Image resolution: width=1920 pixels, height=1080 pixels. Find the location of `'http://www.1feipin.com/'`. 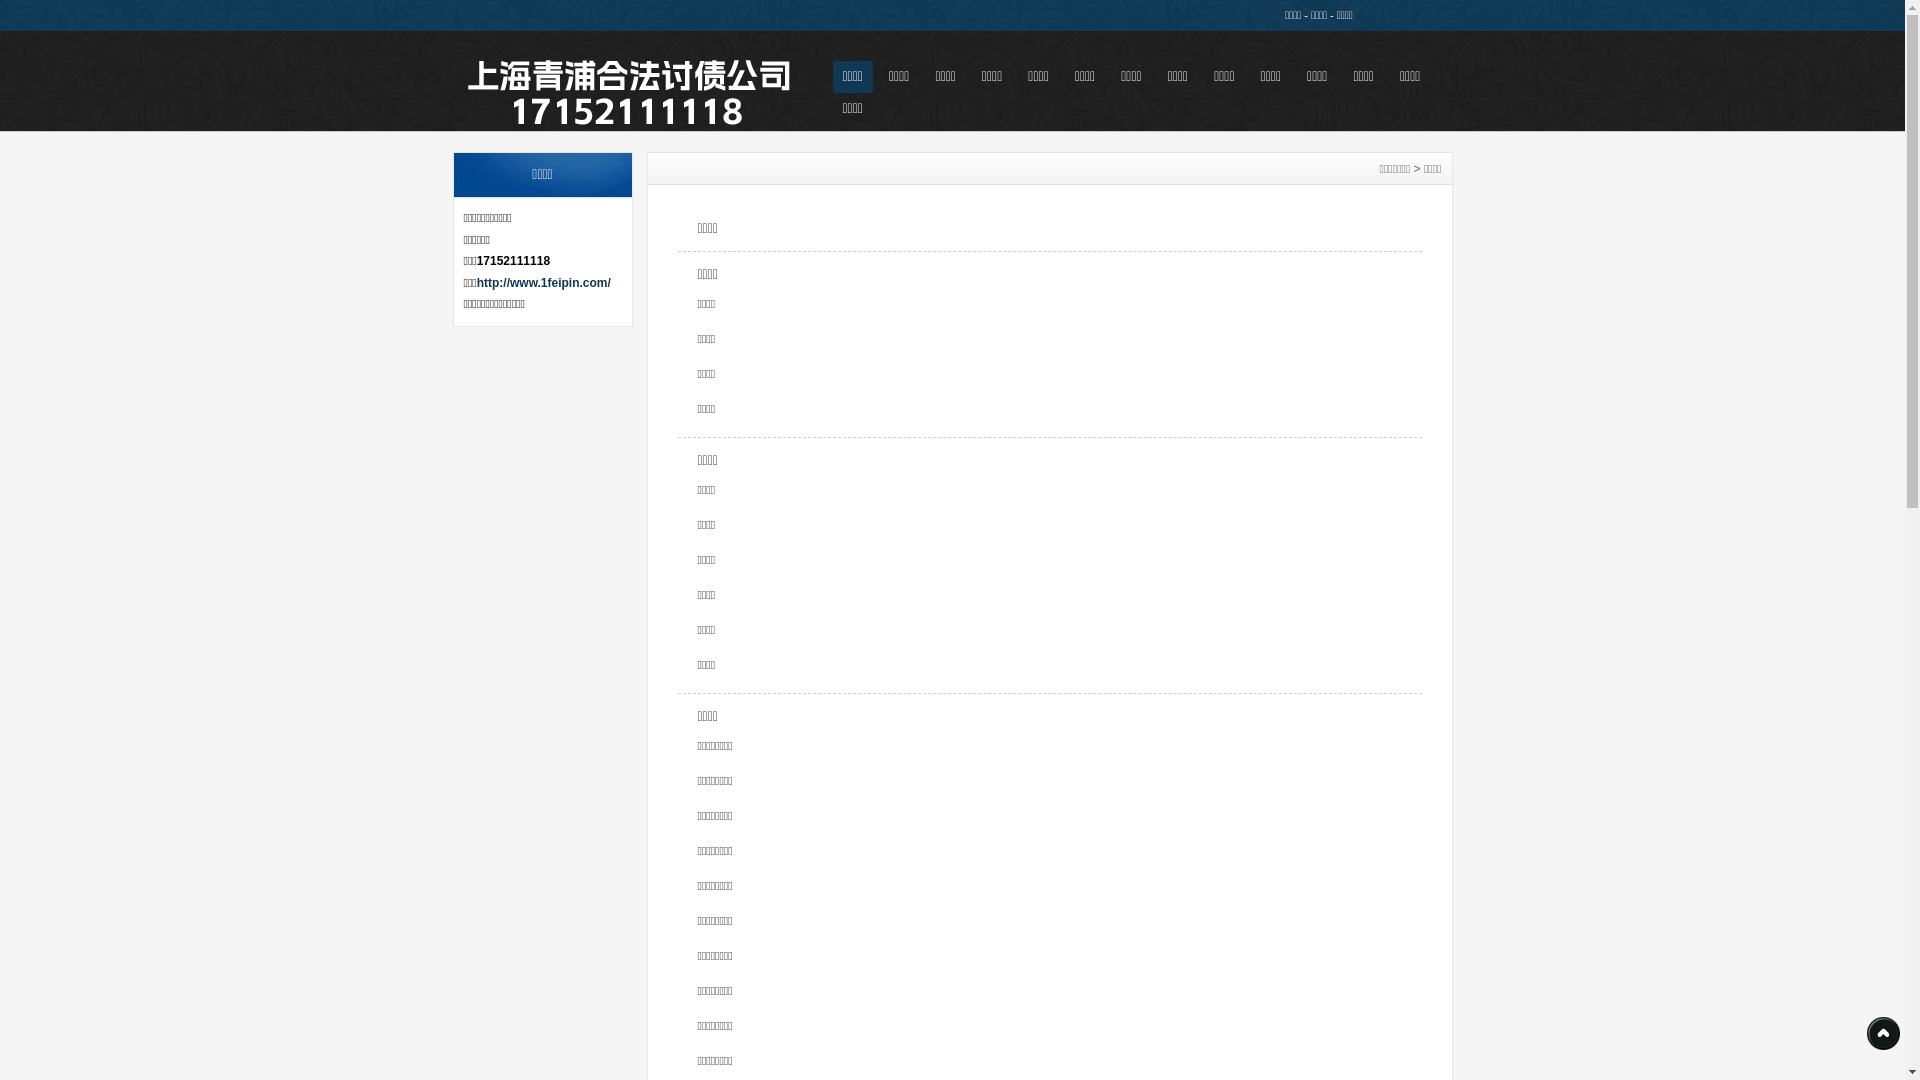

'http://www.1feipin.com/' is located at coordinates (543, 282).